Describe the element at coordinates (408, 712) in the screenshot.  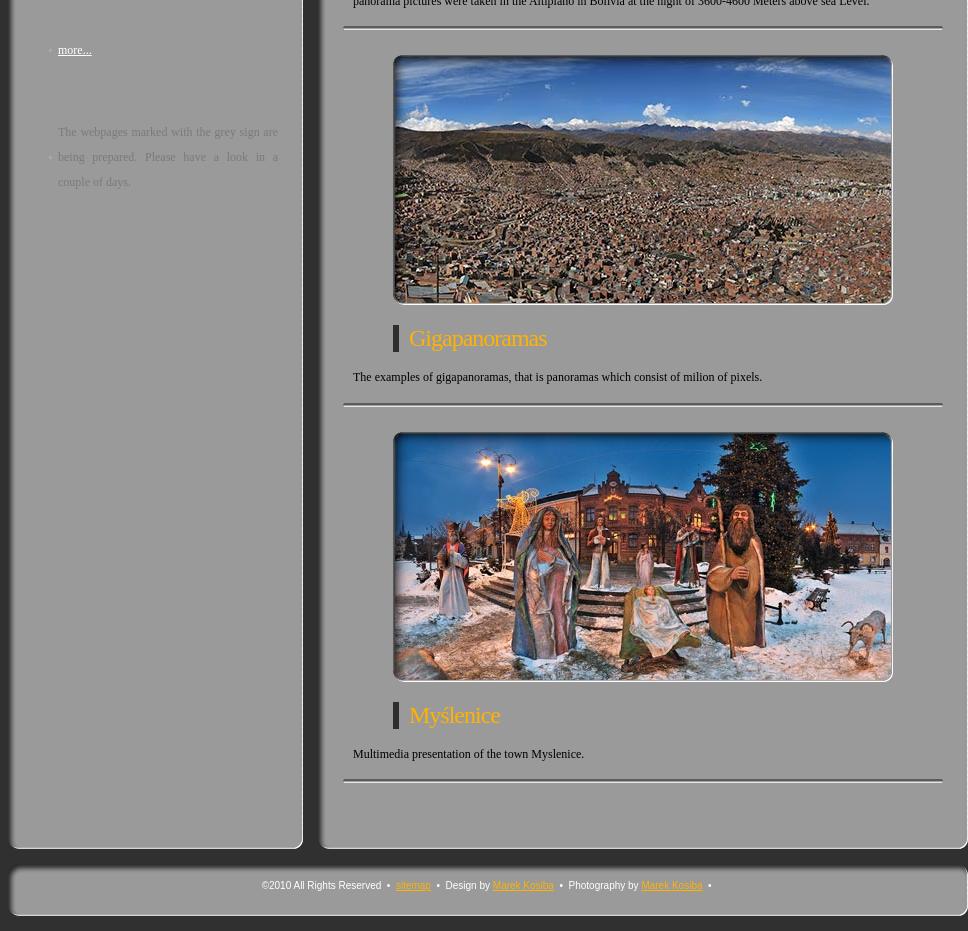
I see `'Myślenice'` at that location.